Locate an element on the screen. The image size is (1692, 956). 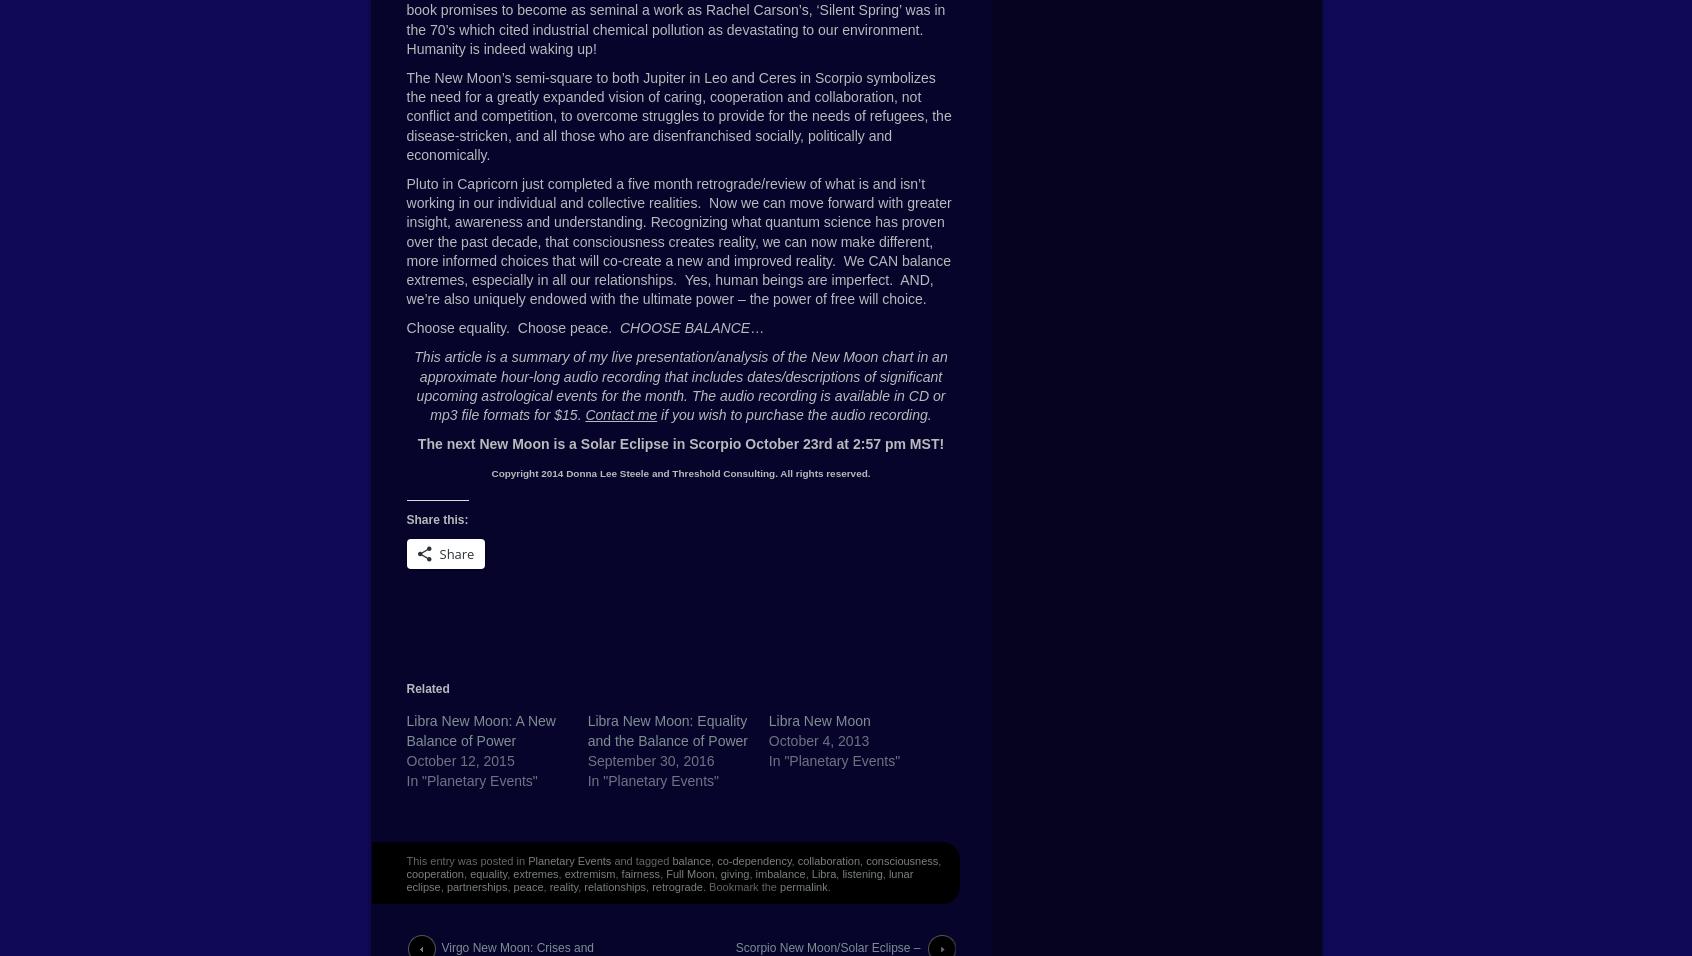
'partnerships' is located at coordinates (475, 886).